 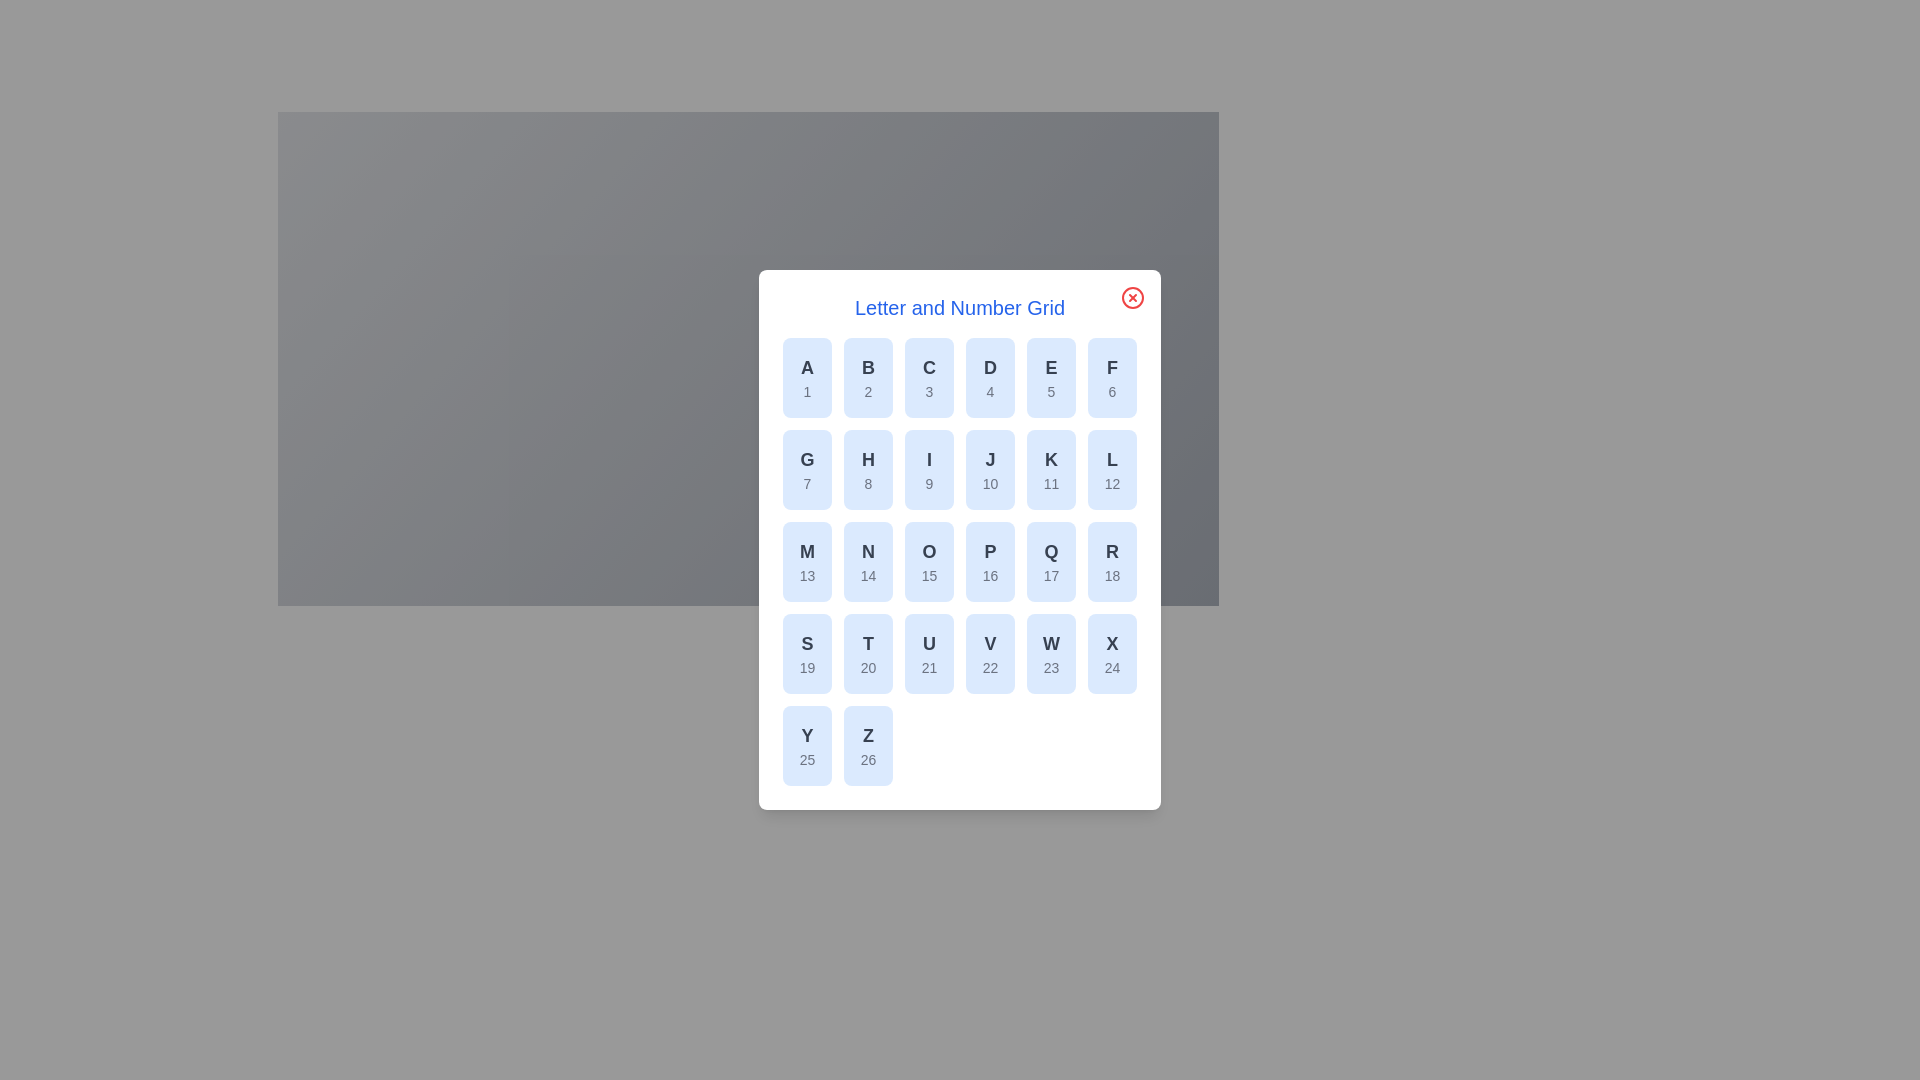 What do you see at coordinates (1111, 654) in the screenshot?
I see `the grid item corresponding to letter X` at bounding box center [1111, 654].